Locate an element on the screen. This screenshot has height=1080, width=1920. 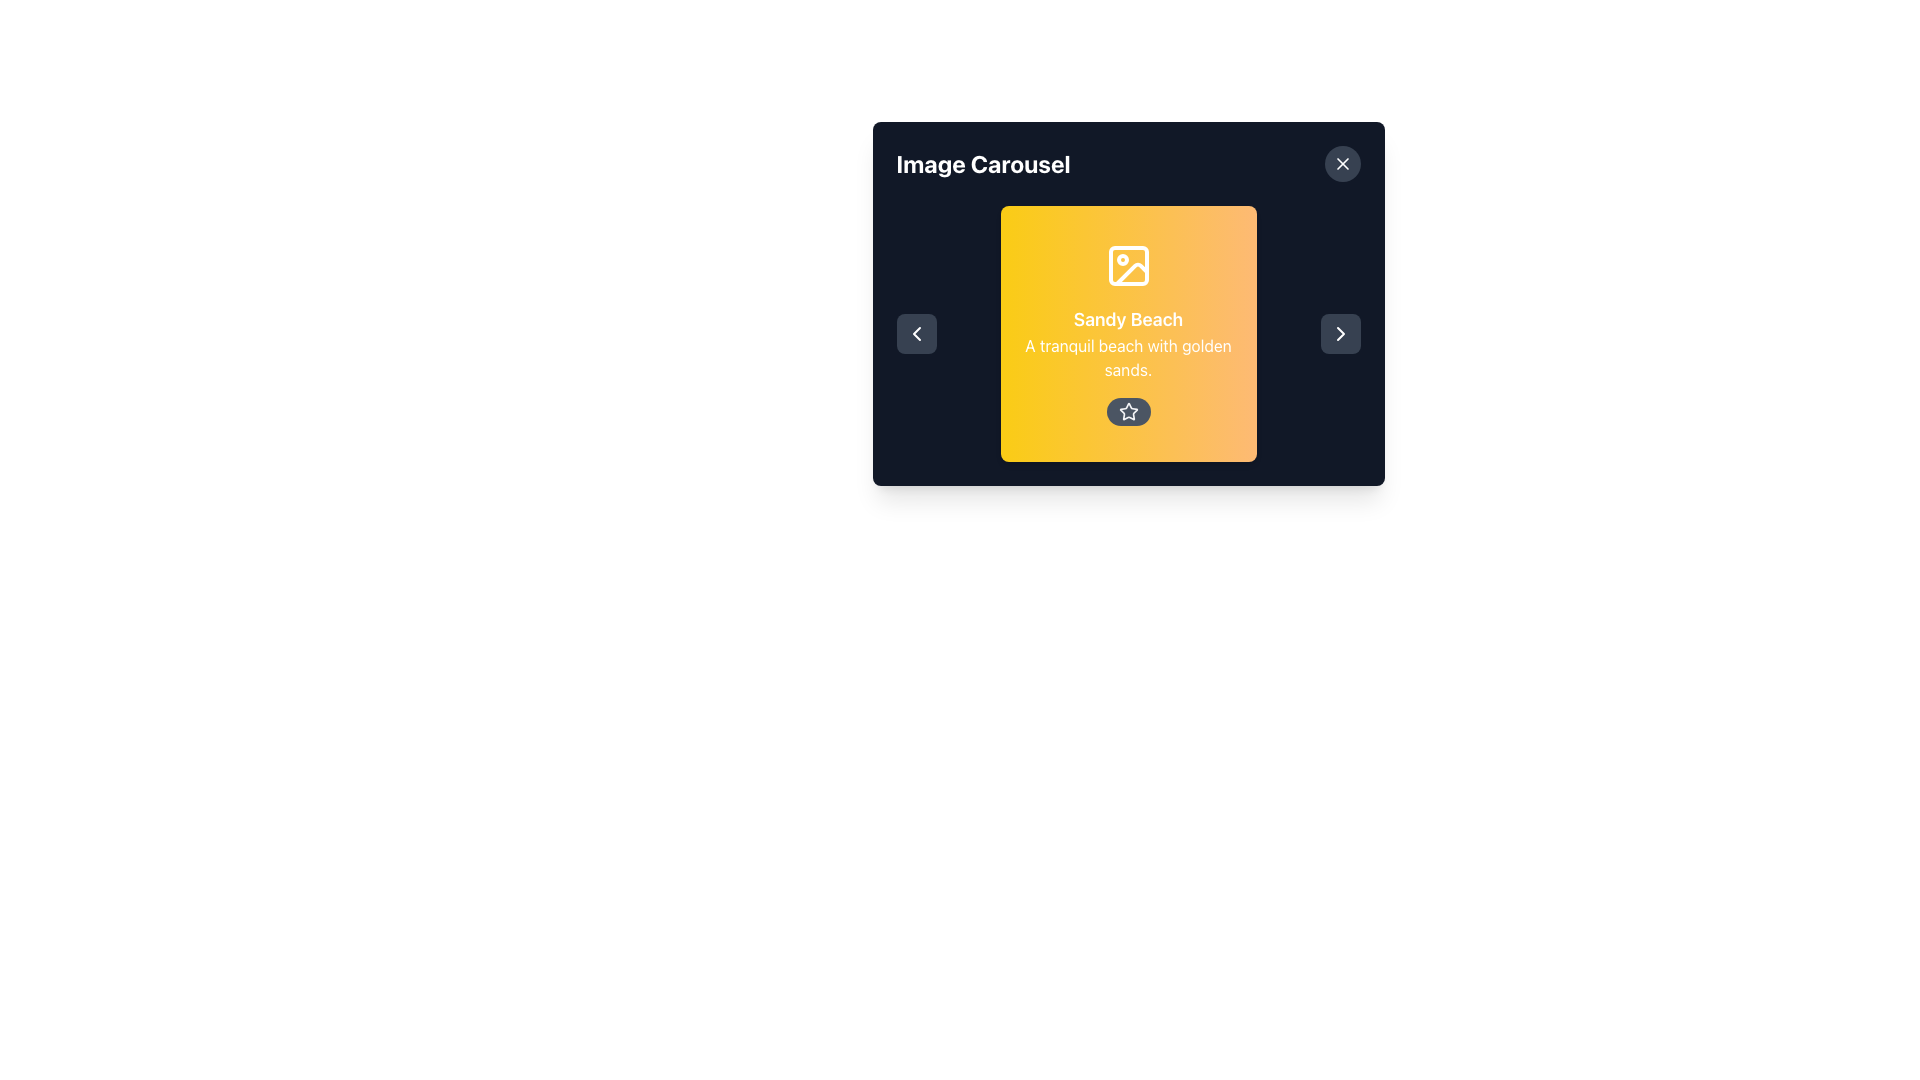
the small chevron icon styled as a right-arrow within the rounded button on the right side of the carousel interface is located at coordinates (1340, 333).